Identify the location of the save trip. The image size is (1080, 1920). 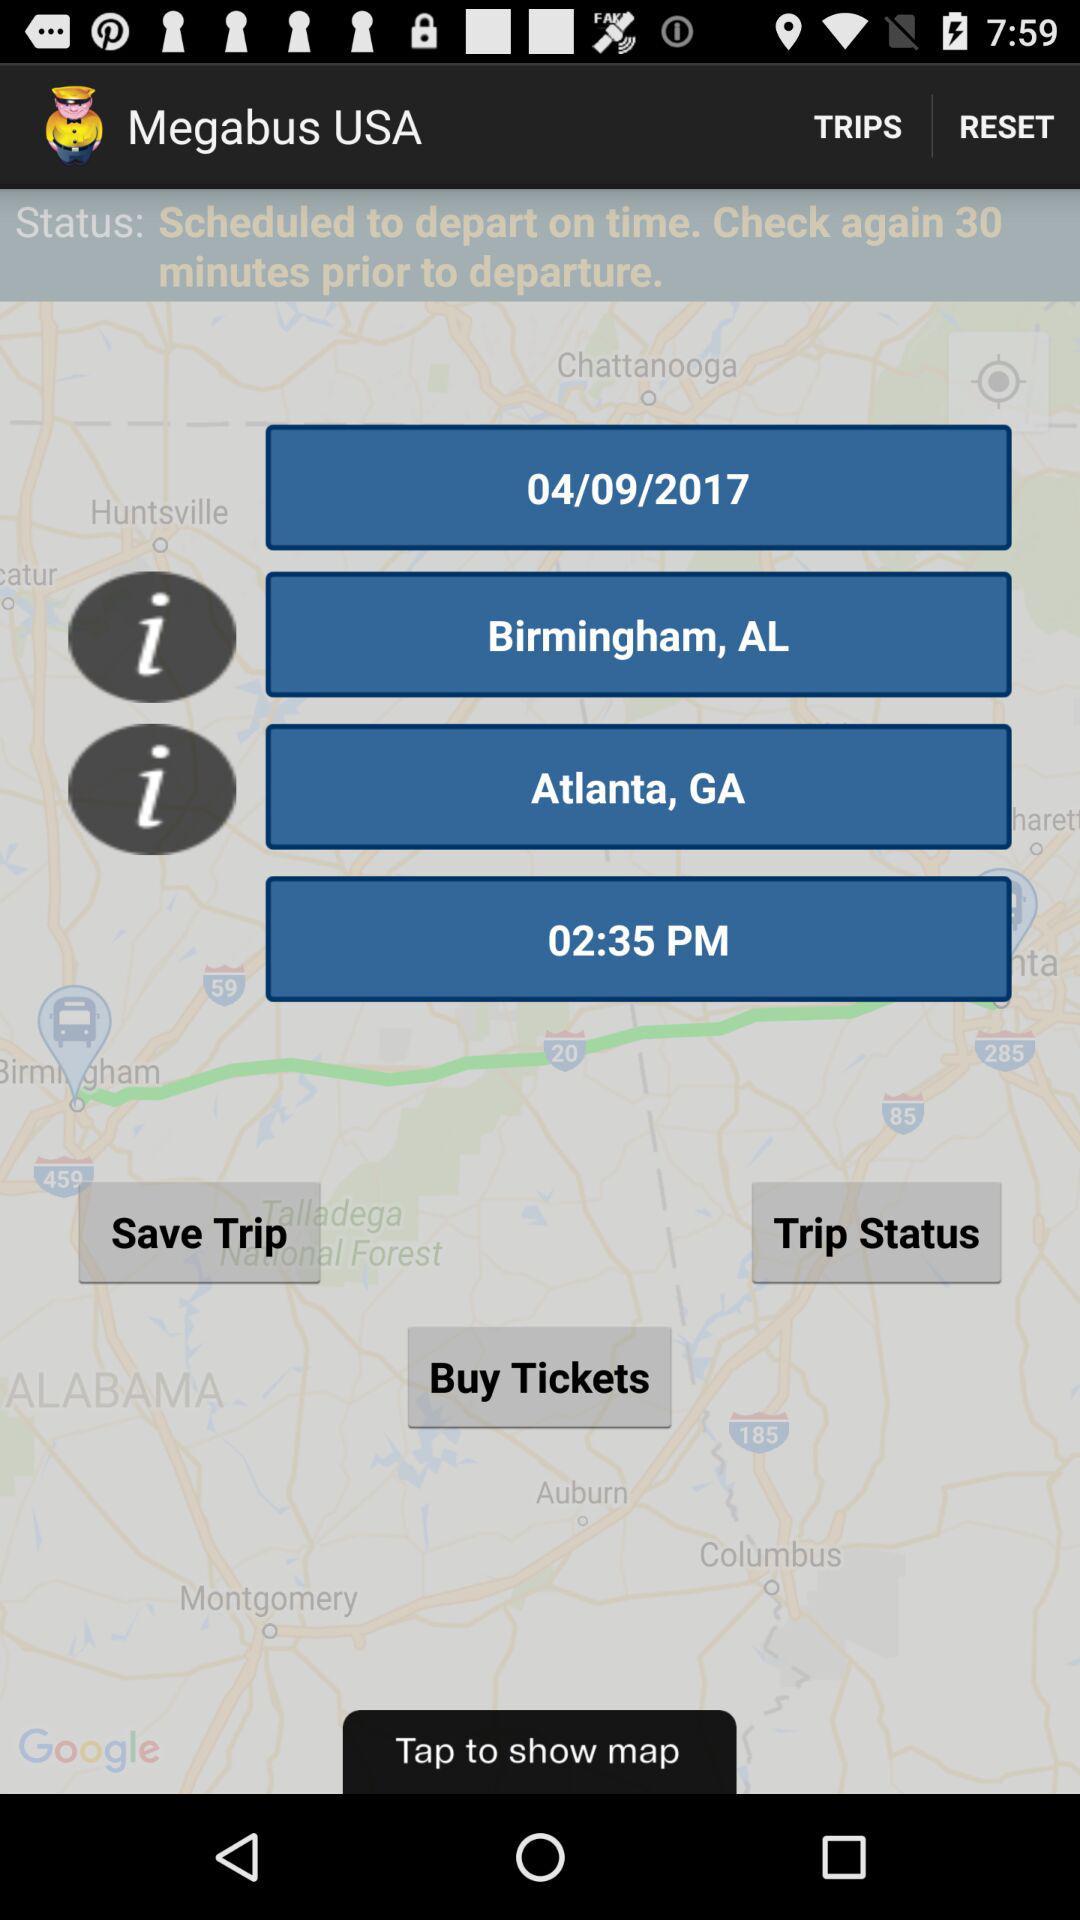
(199, 1230).